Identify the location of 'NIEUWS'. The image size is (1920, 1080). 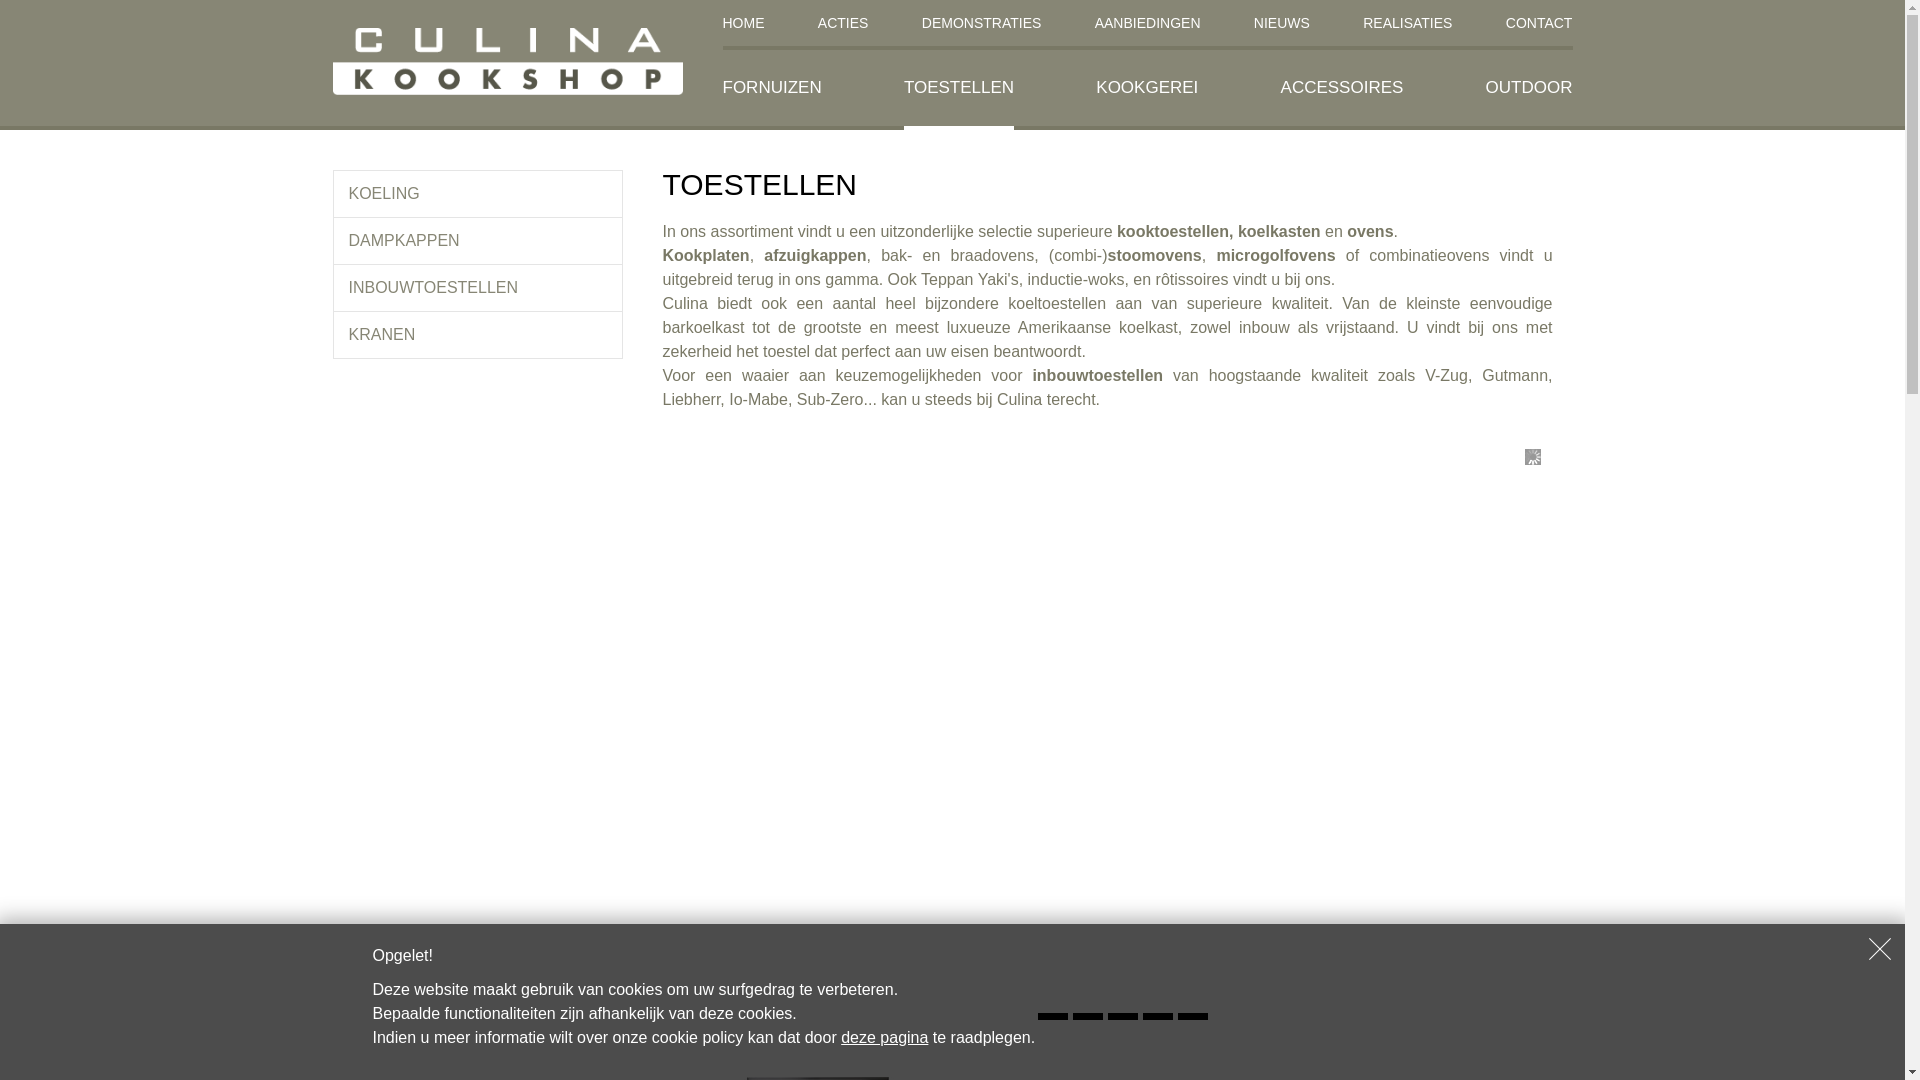
(1281, 24).